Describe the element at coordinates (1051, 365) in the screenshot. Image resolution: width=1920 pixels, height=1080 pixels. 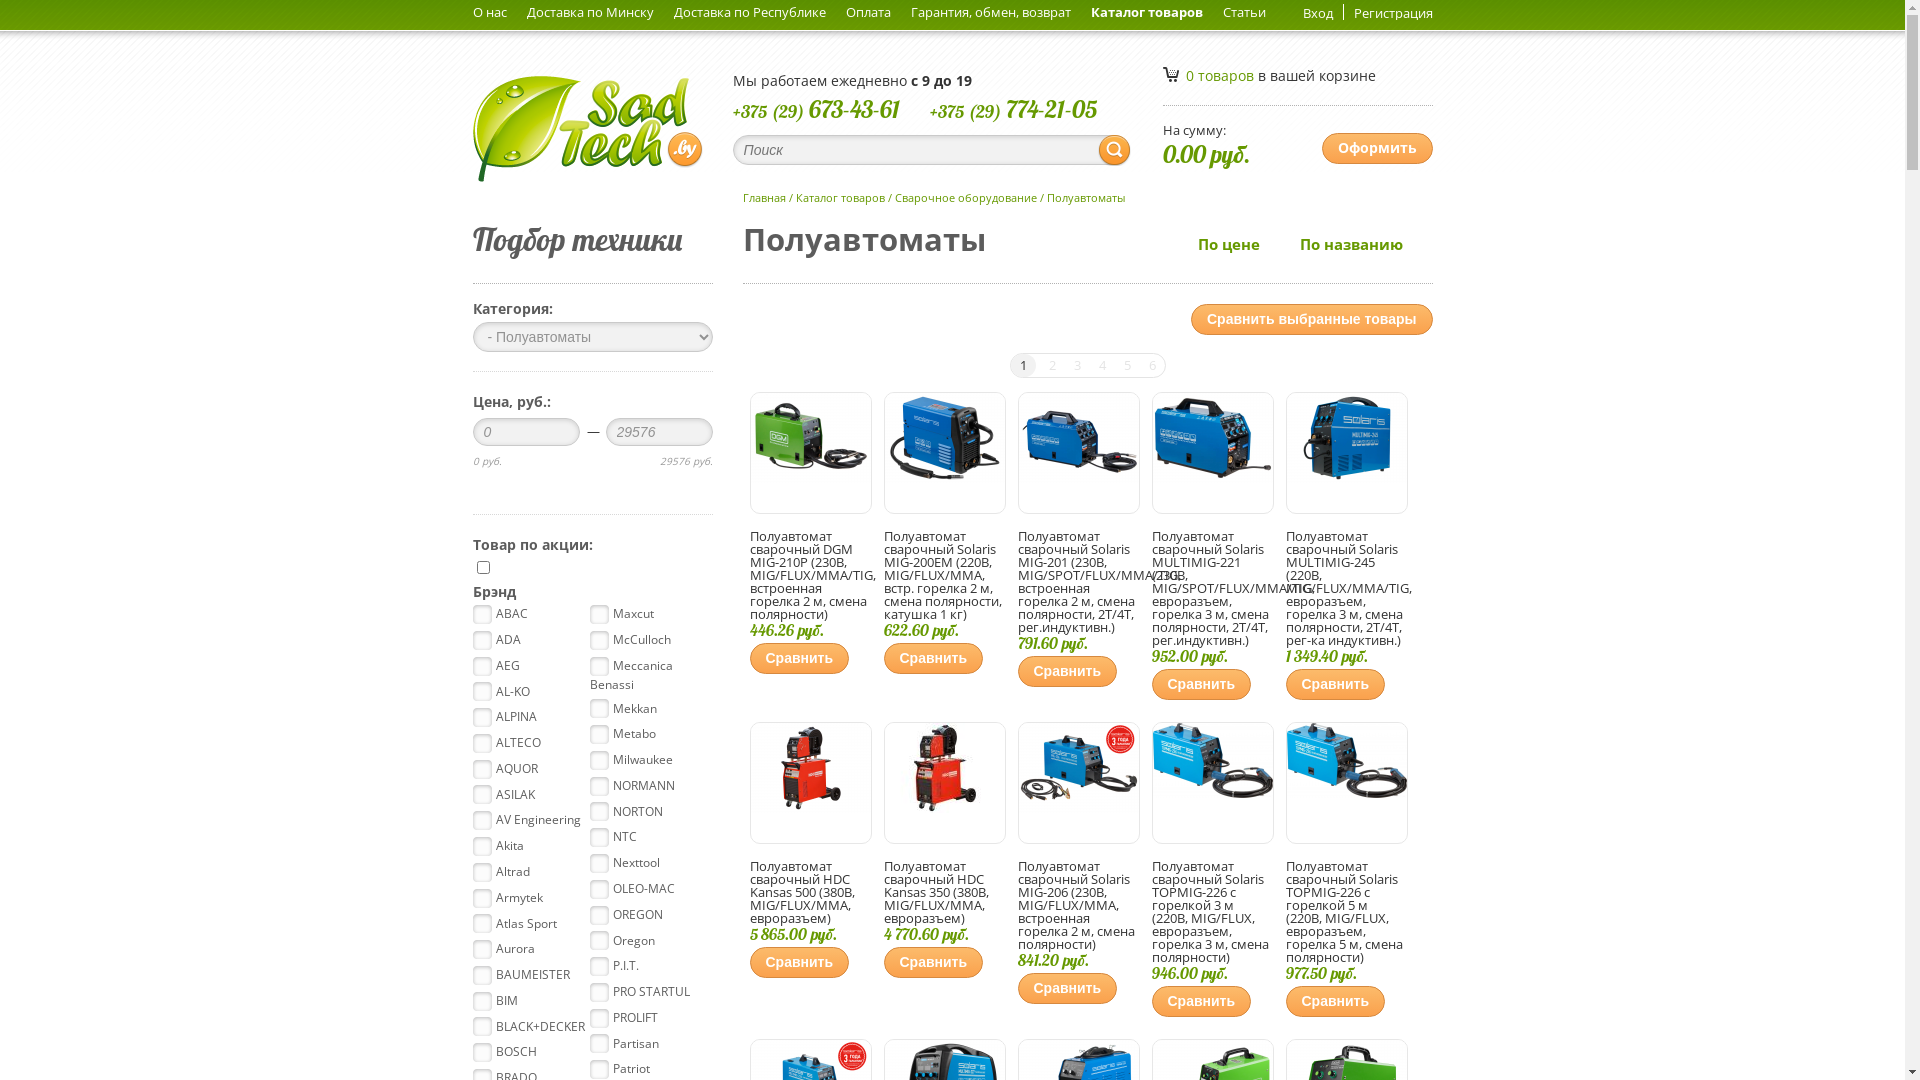
I see `'2'` at that location.